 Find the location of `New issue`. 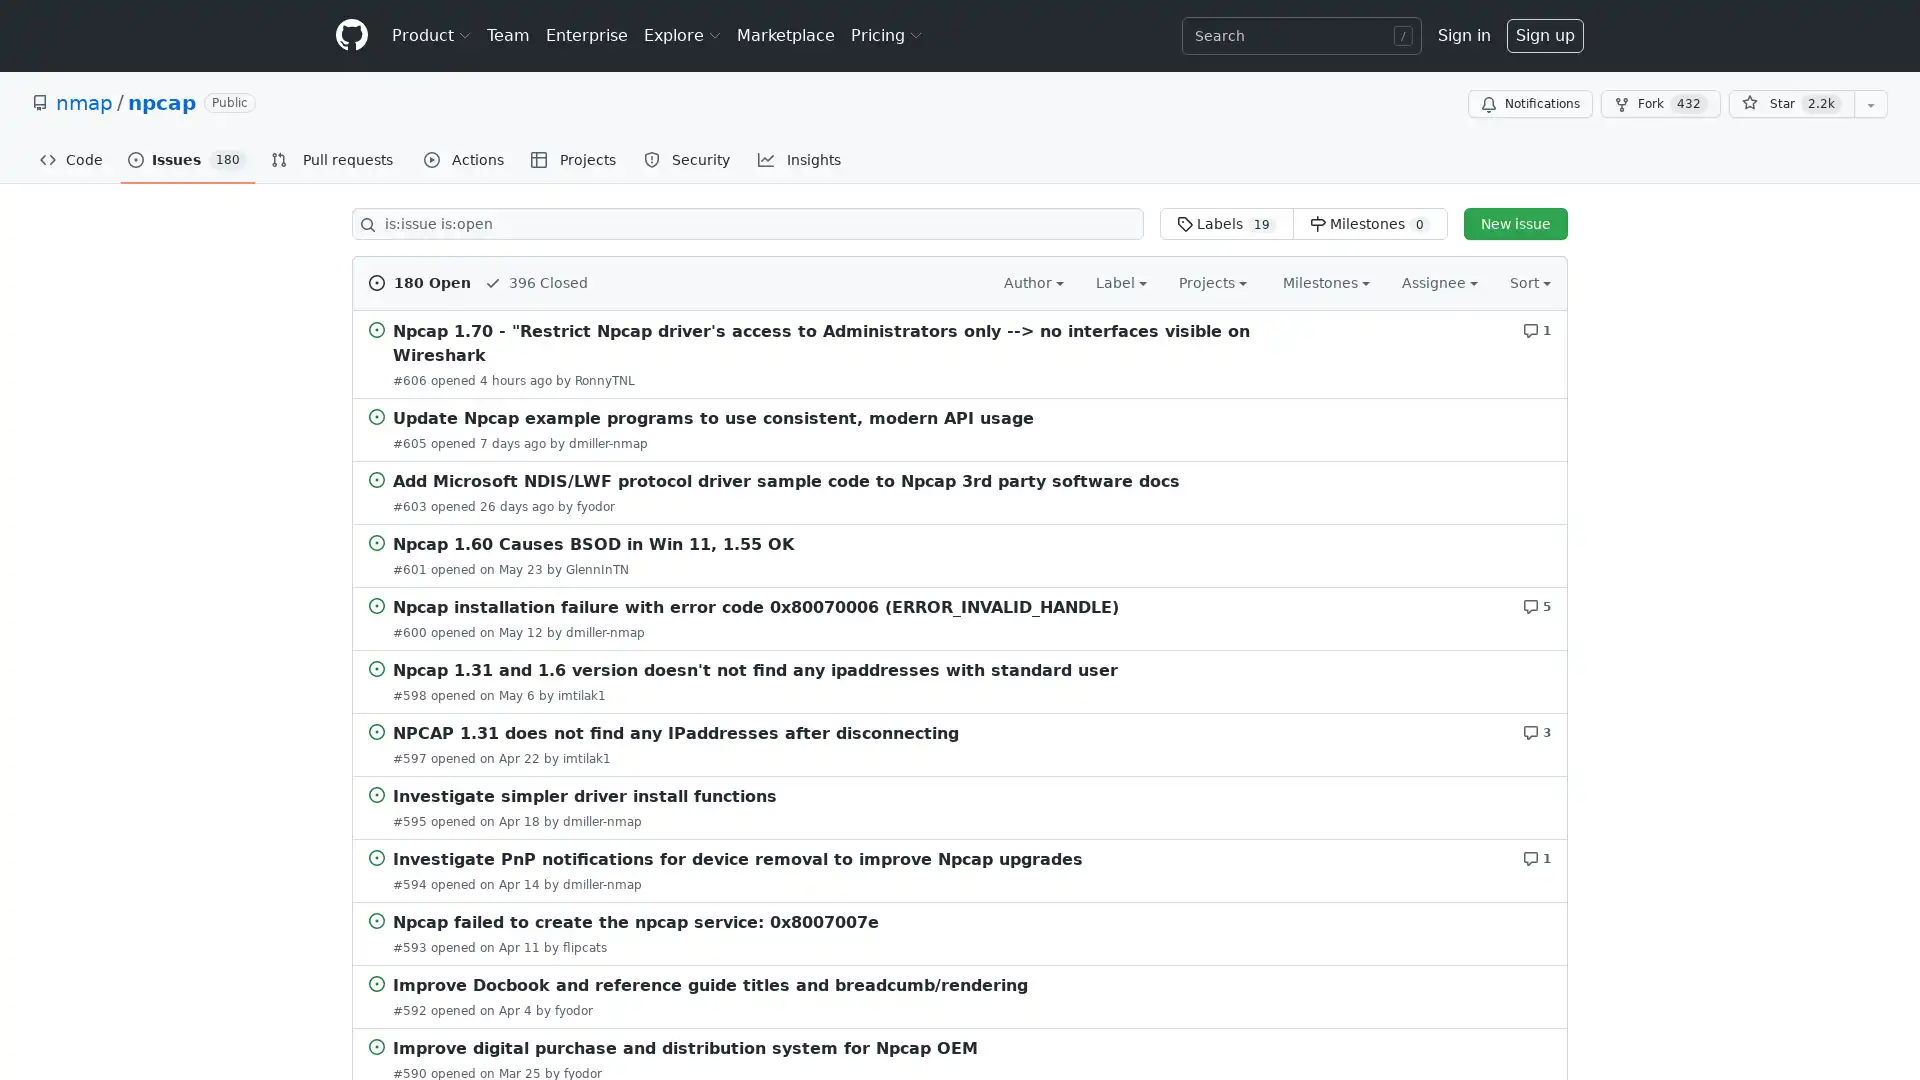

New issue is located at coordinates (1516, 223).